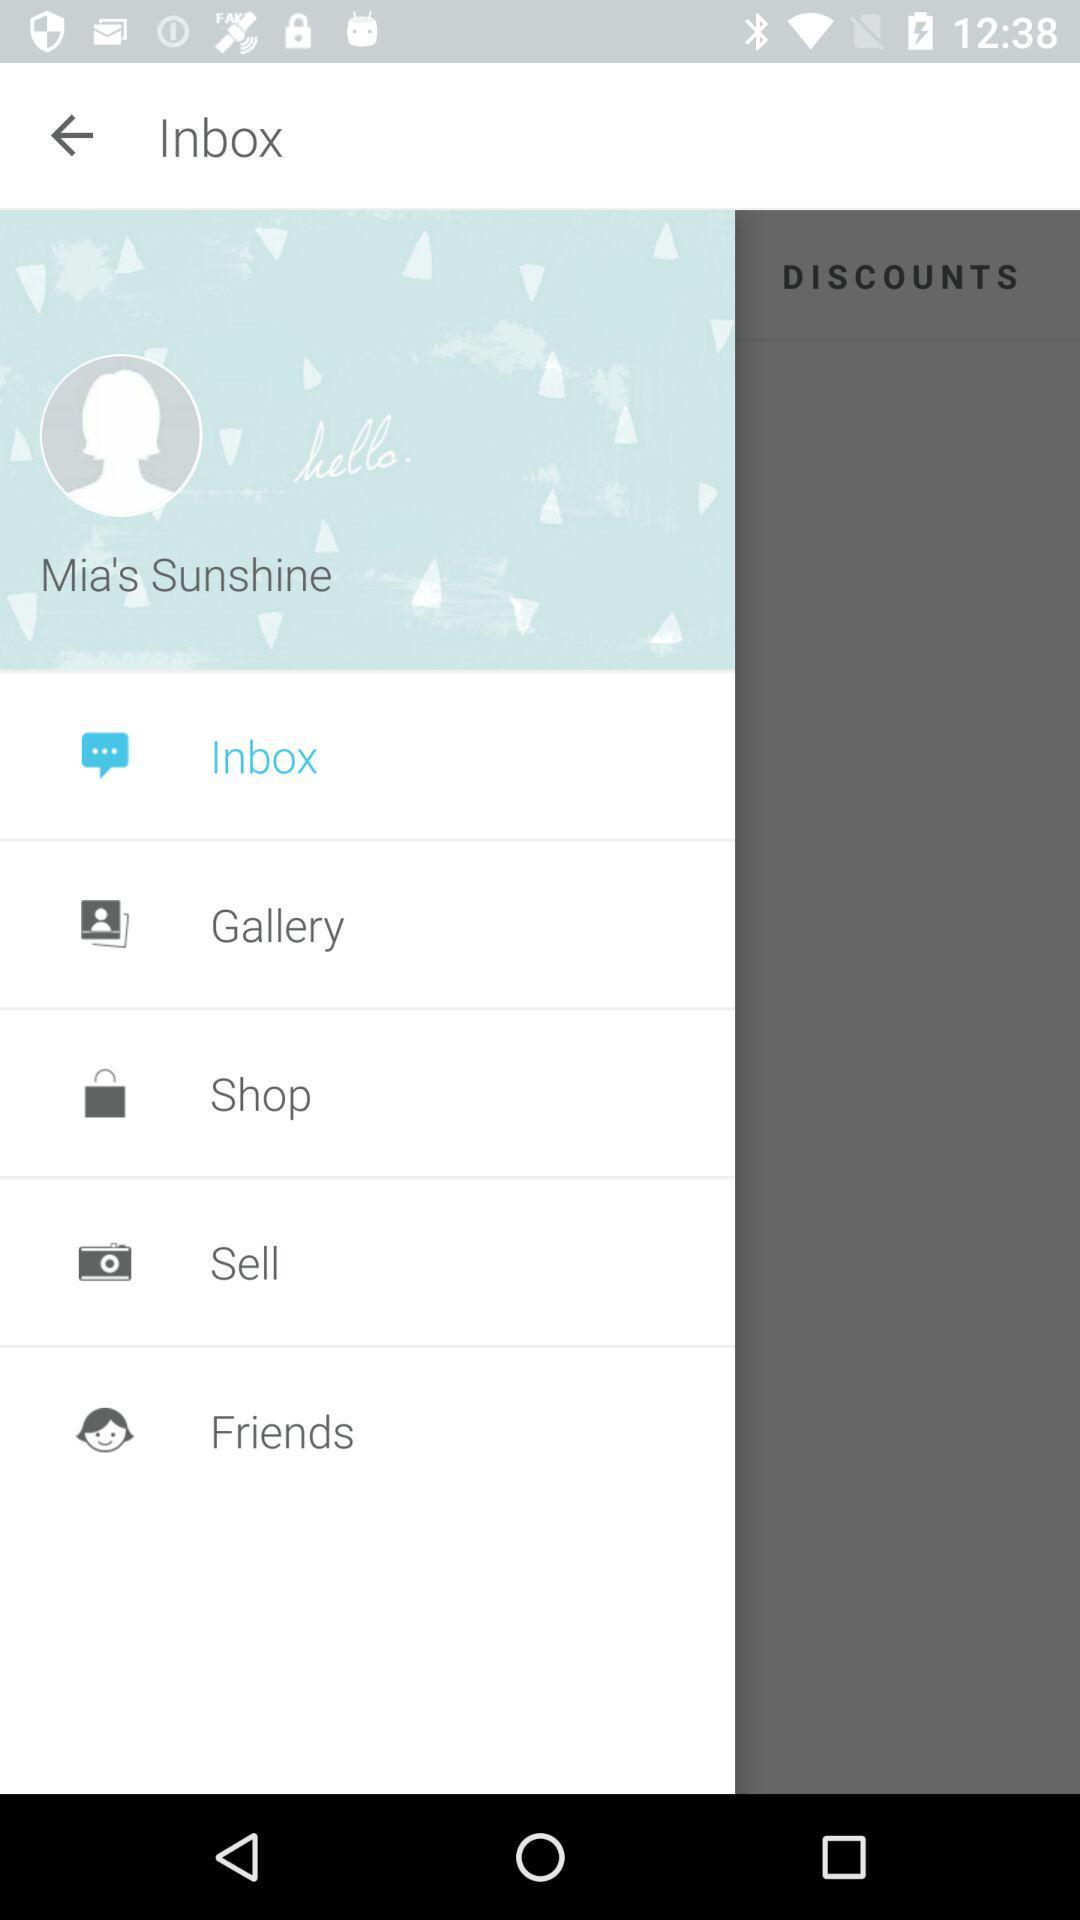 Image resolution: width=1080 pixels, height=1920 pixels. I want to click on gallery icon, so click(277, 923).